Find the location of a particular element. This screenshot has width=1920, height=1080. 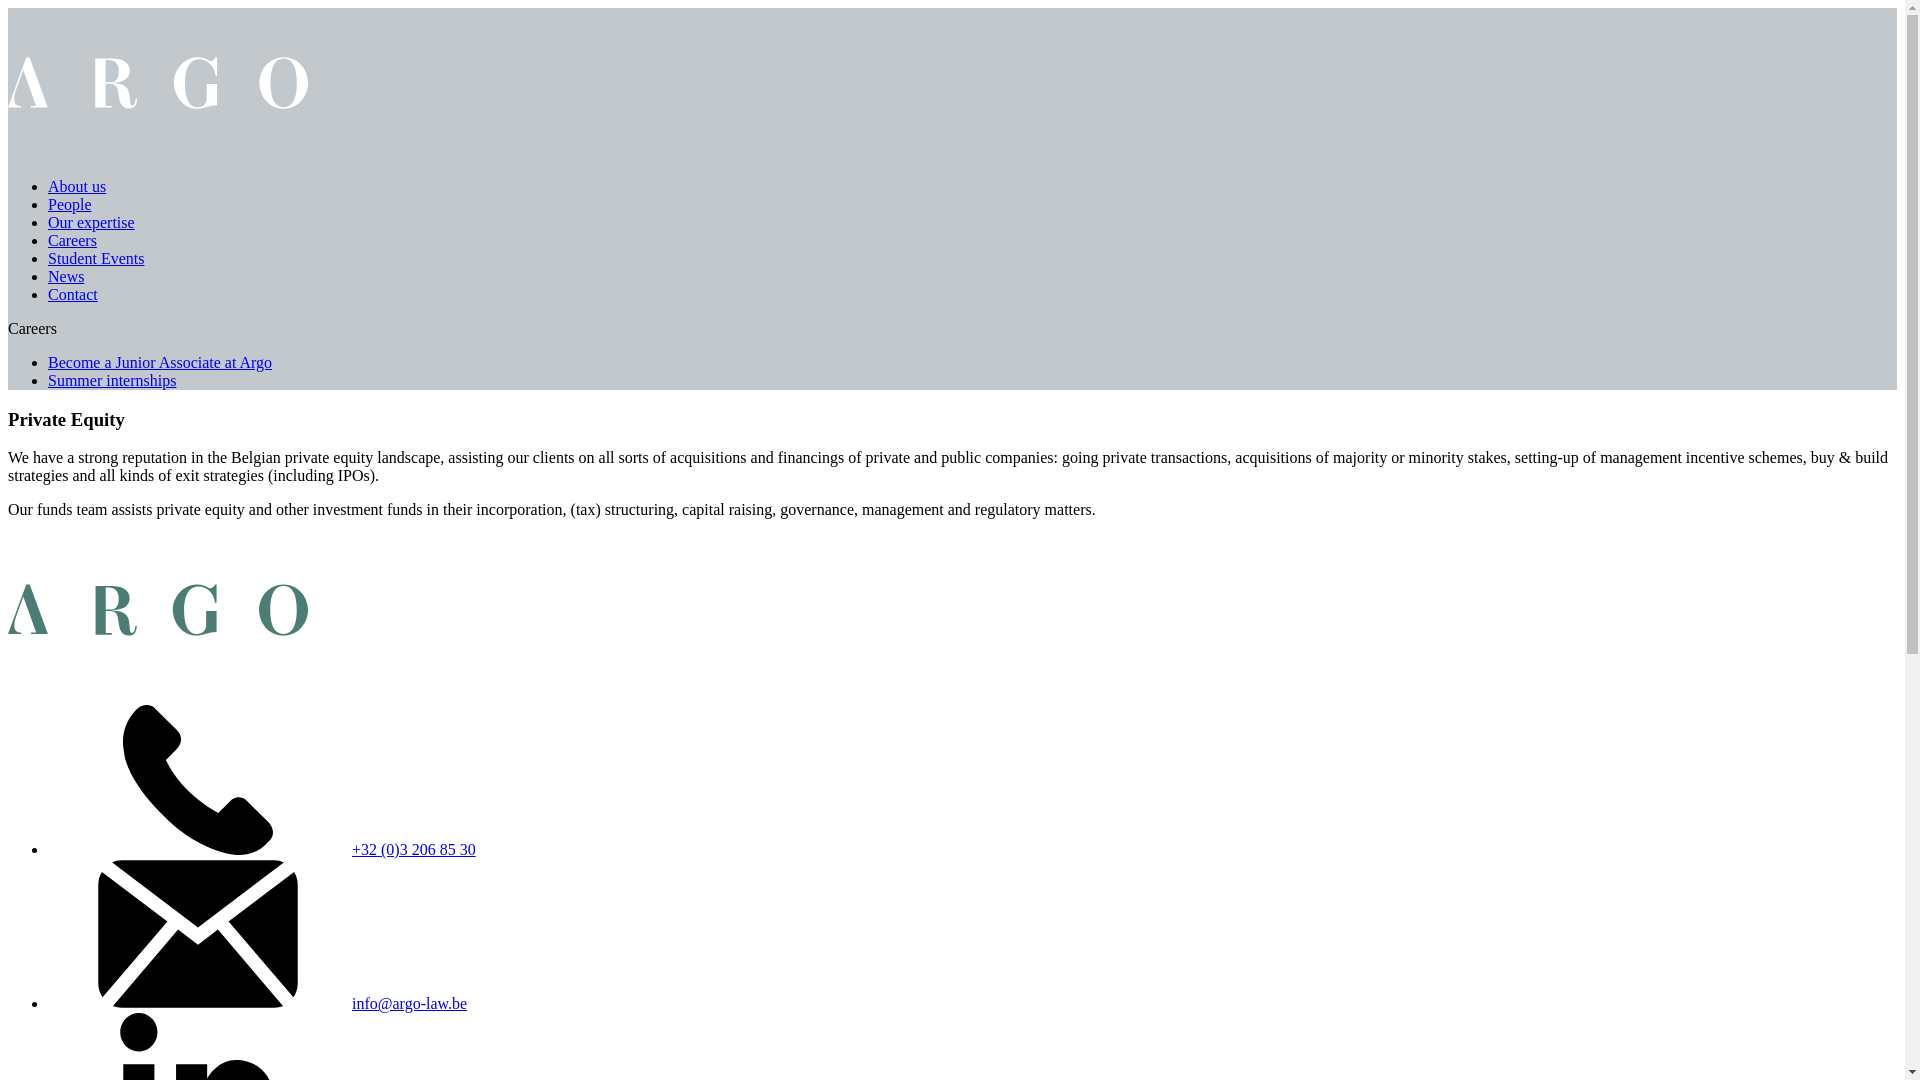

'About us' is located at coordinates (76, 186).